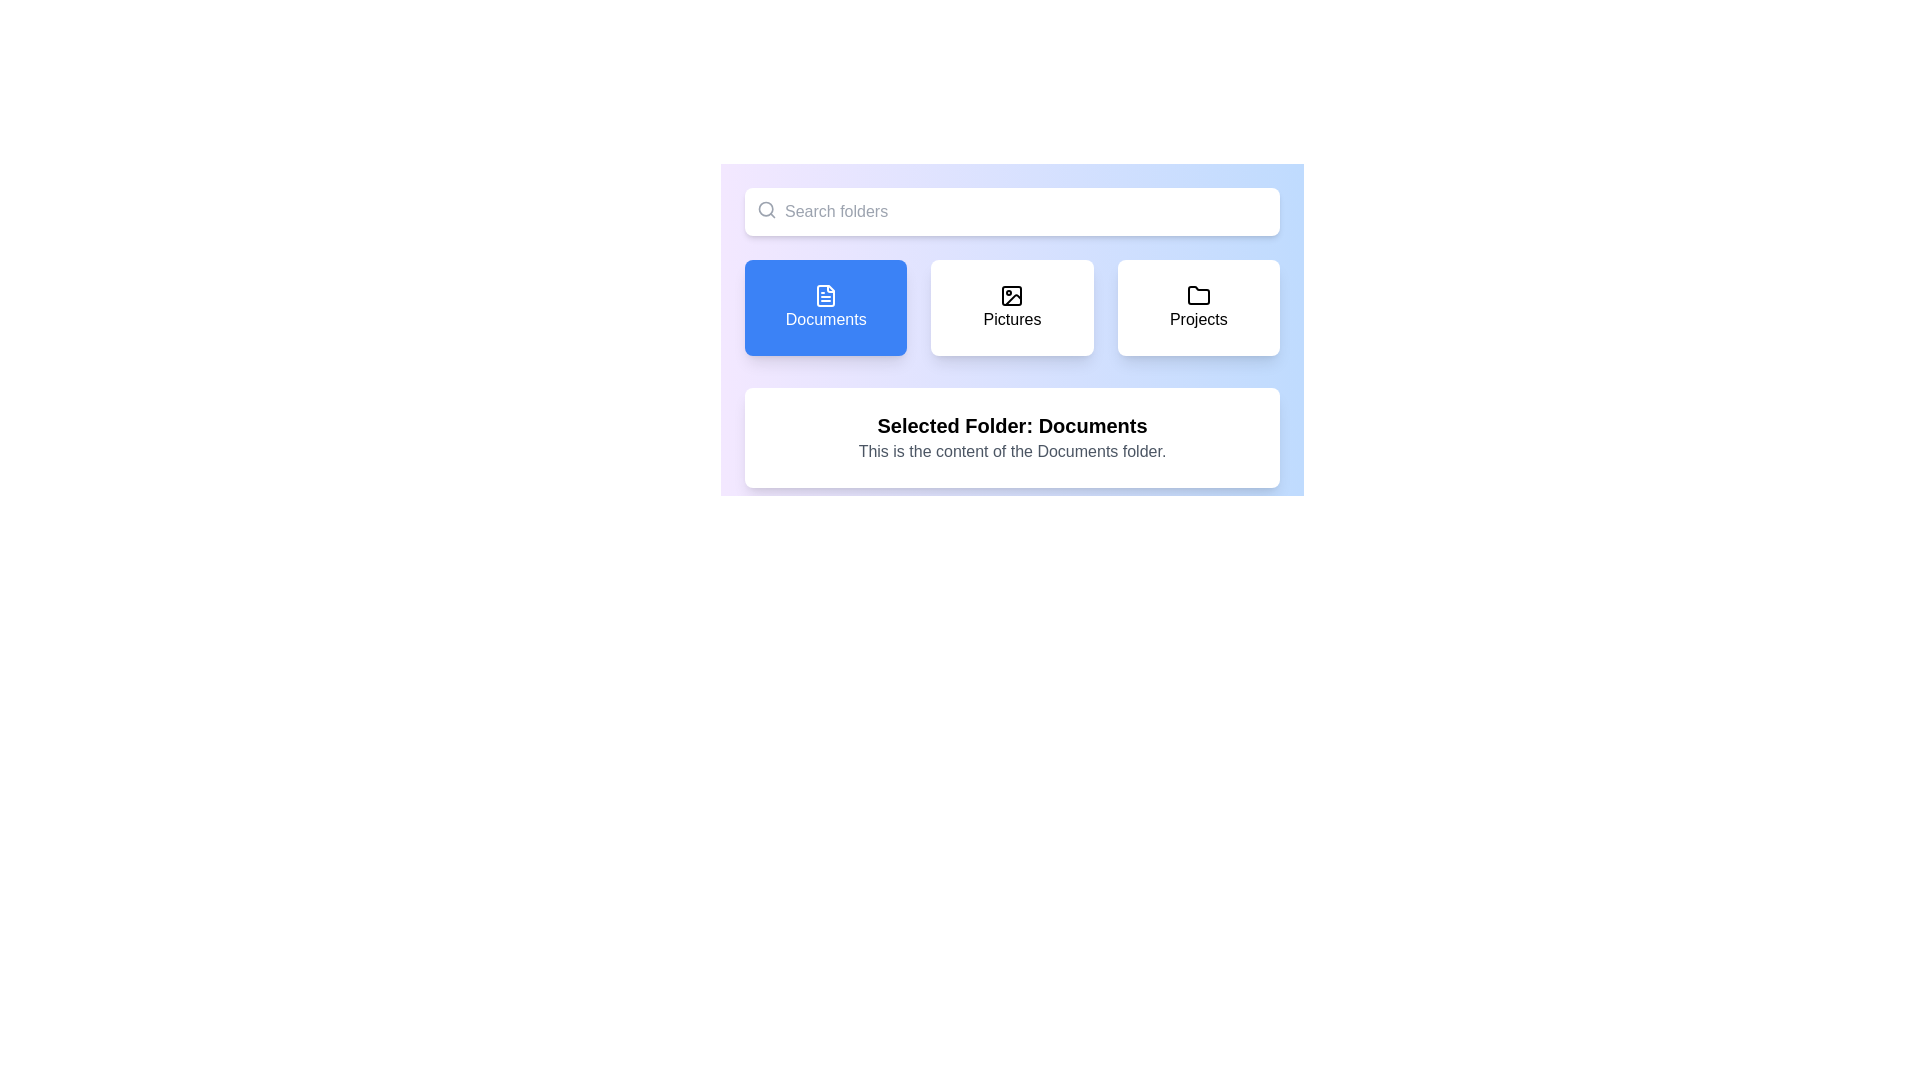 Image resolution: width=1920 pixels, height=1080 pixels. What do you see at coordinates (766, 209) in the screenshot?
I see `the search functionality icon located on the left side of the search bar input field` at bounding box center [766, 209].